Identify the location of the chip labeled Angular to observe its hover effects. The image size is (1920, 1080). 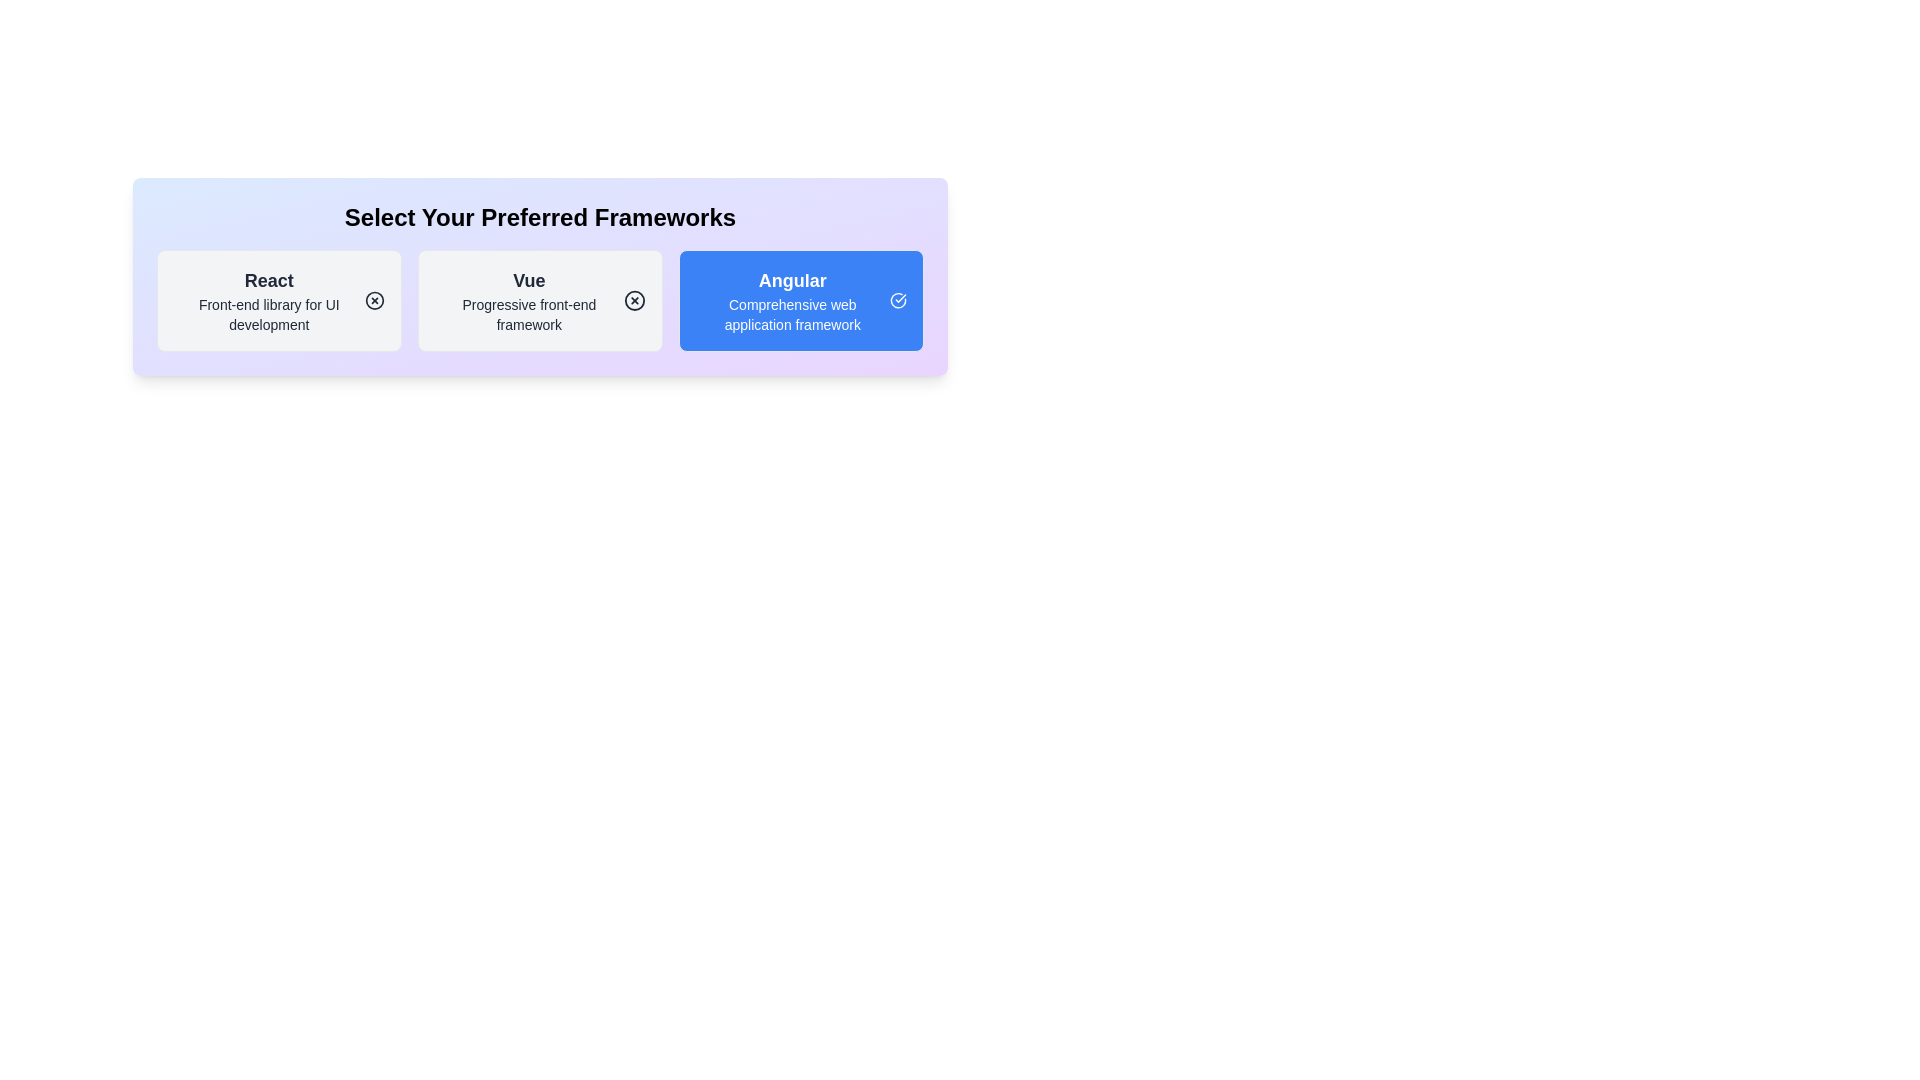
(801, 300).